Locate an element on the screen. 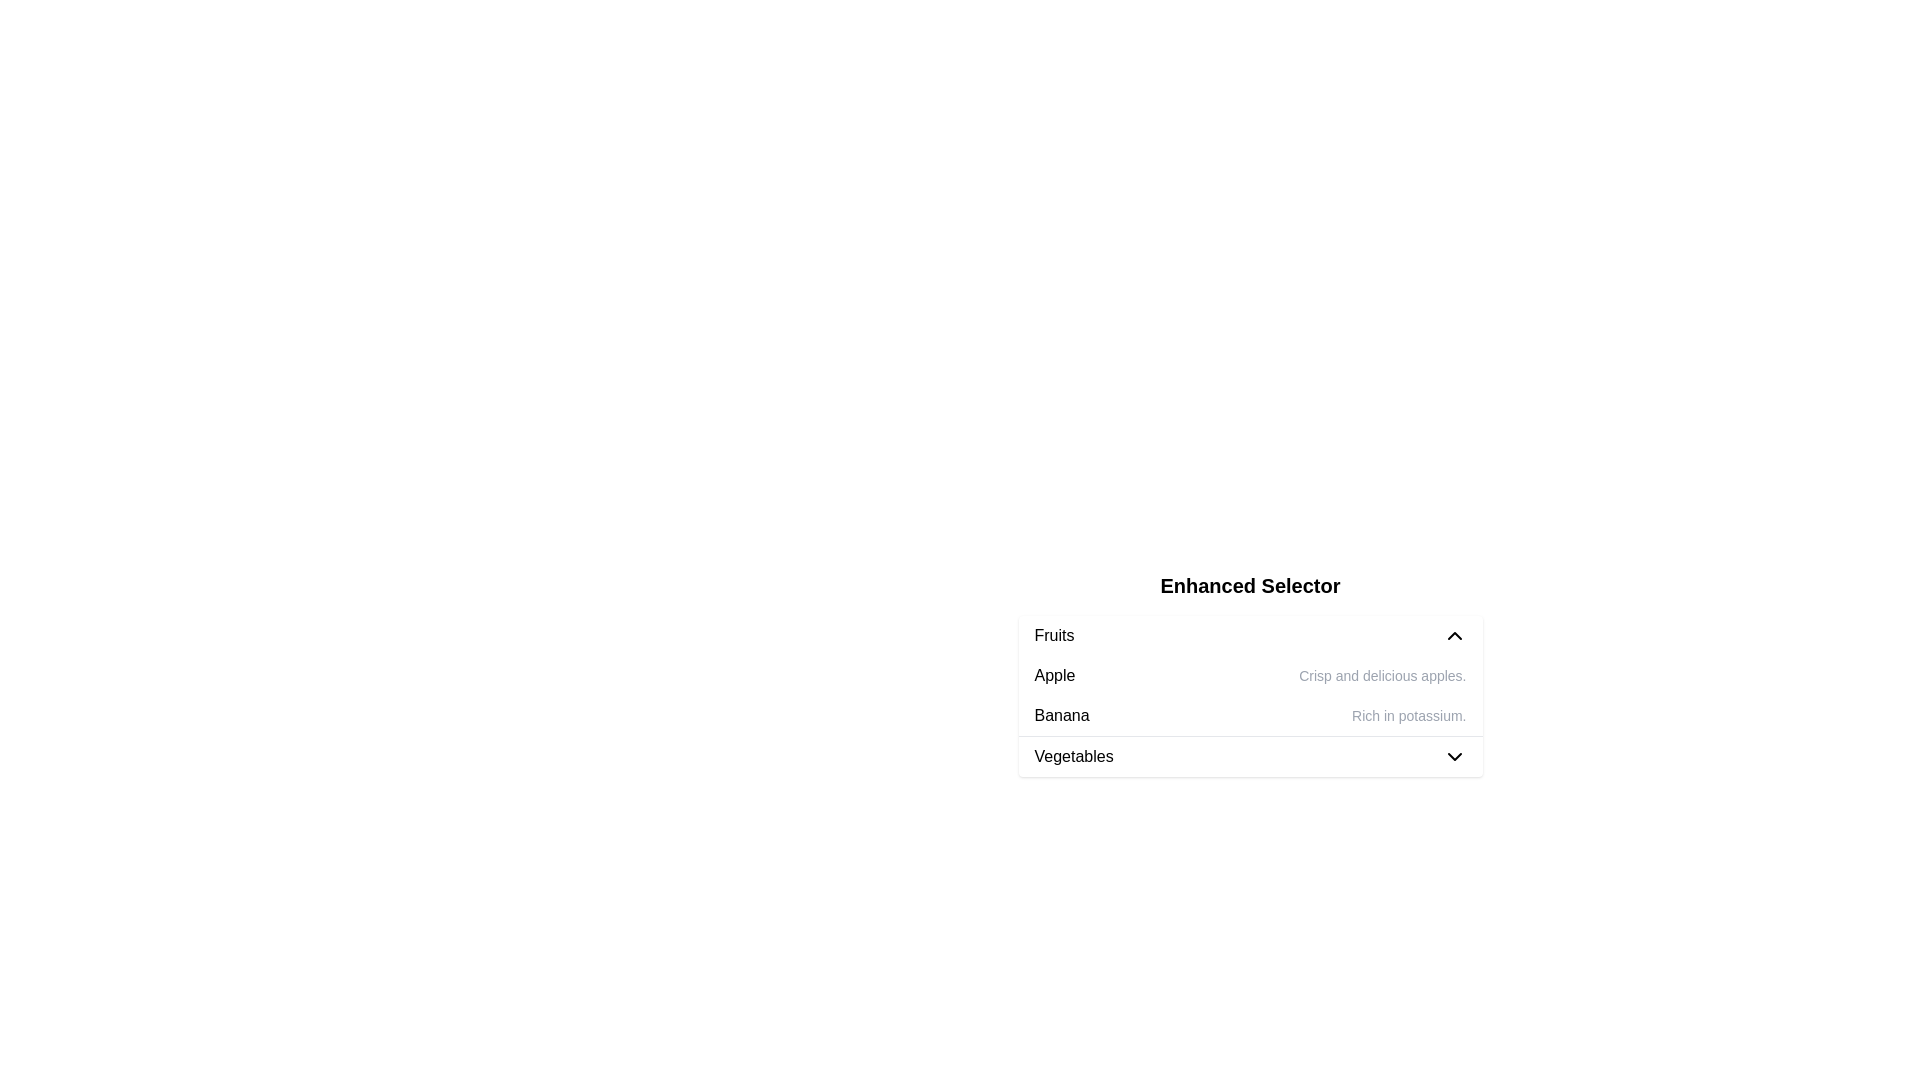 The image size is (1920, 1080). the text label reading 'Crisp and delicious apples.' which is styled in a small, gray font and located within the dropdown menu of the 'Fruits' section is located at coordinates (1381, 675).